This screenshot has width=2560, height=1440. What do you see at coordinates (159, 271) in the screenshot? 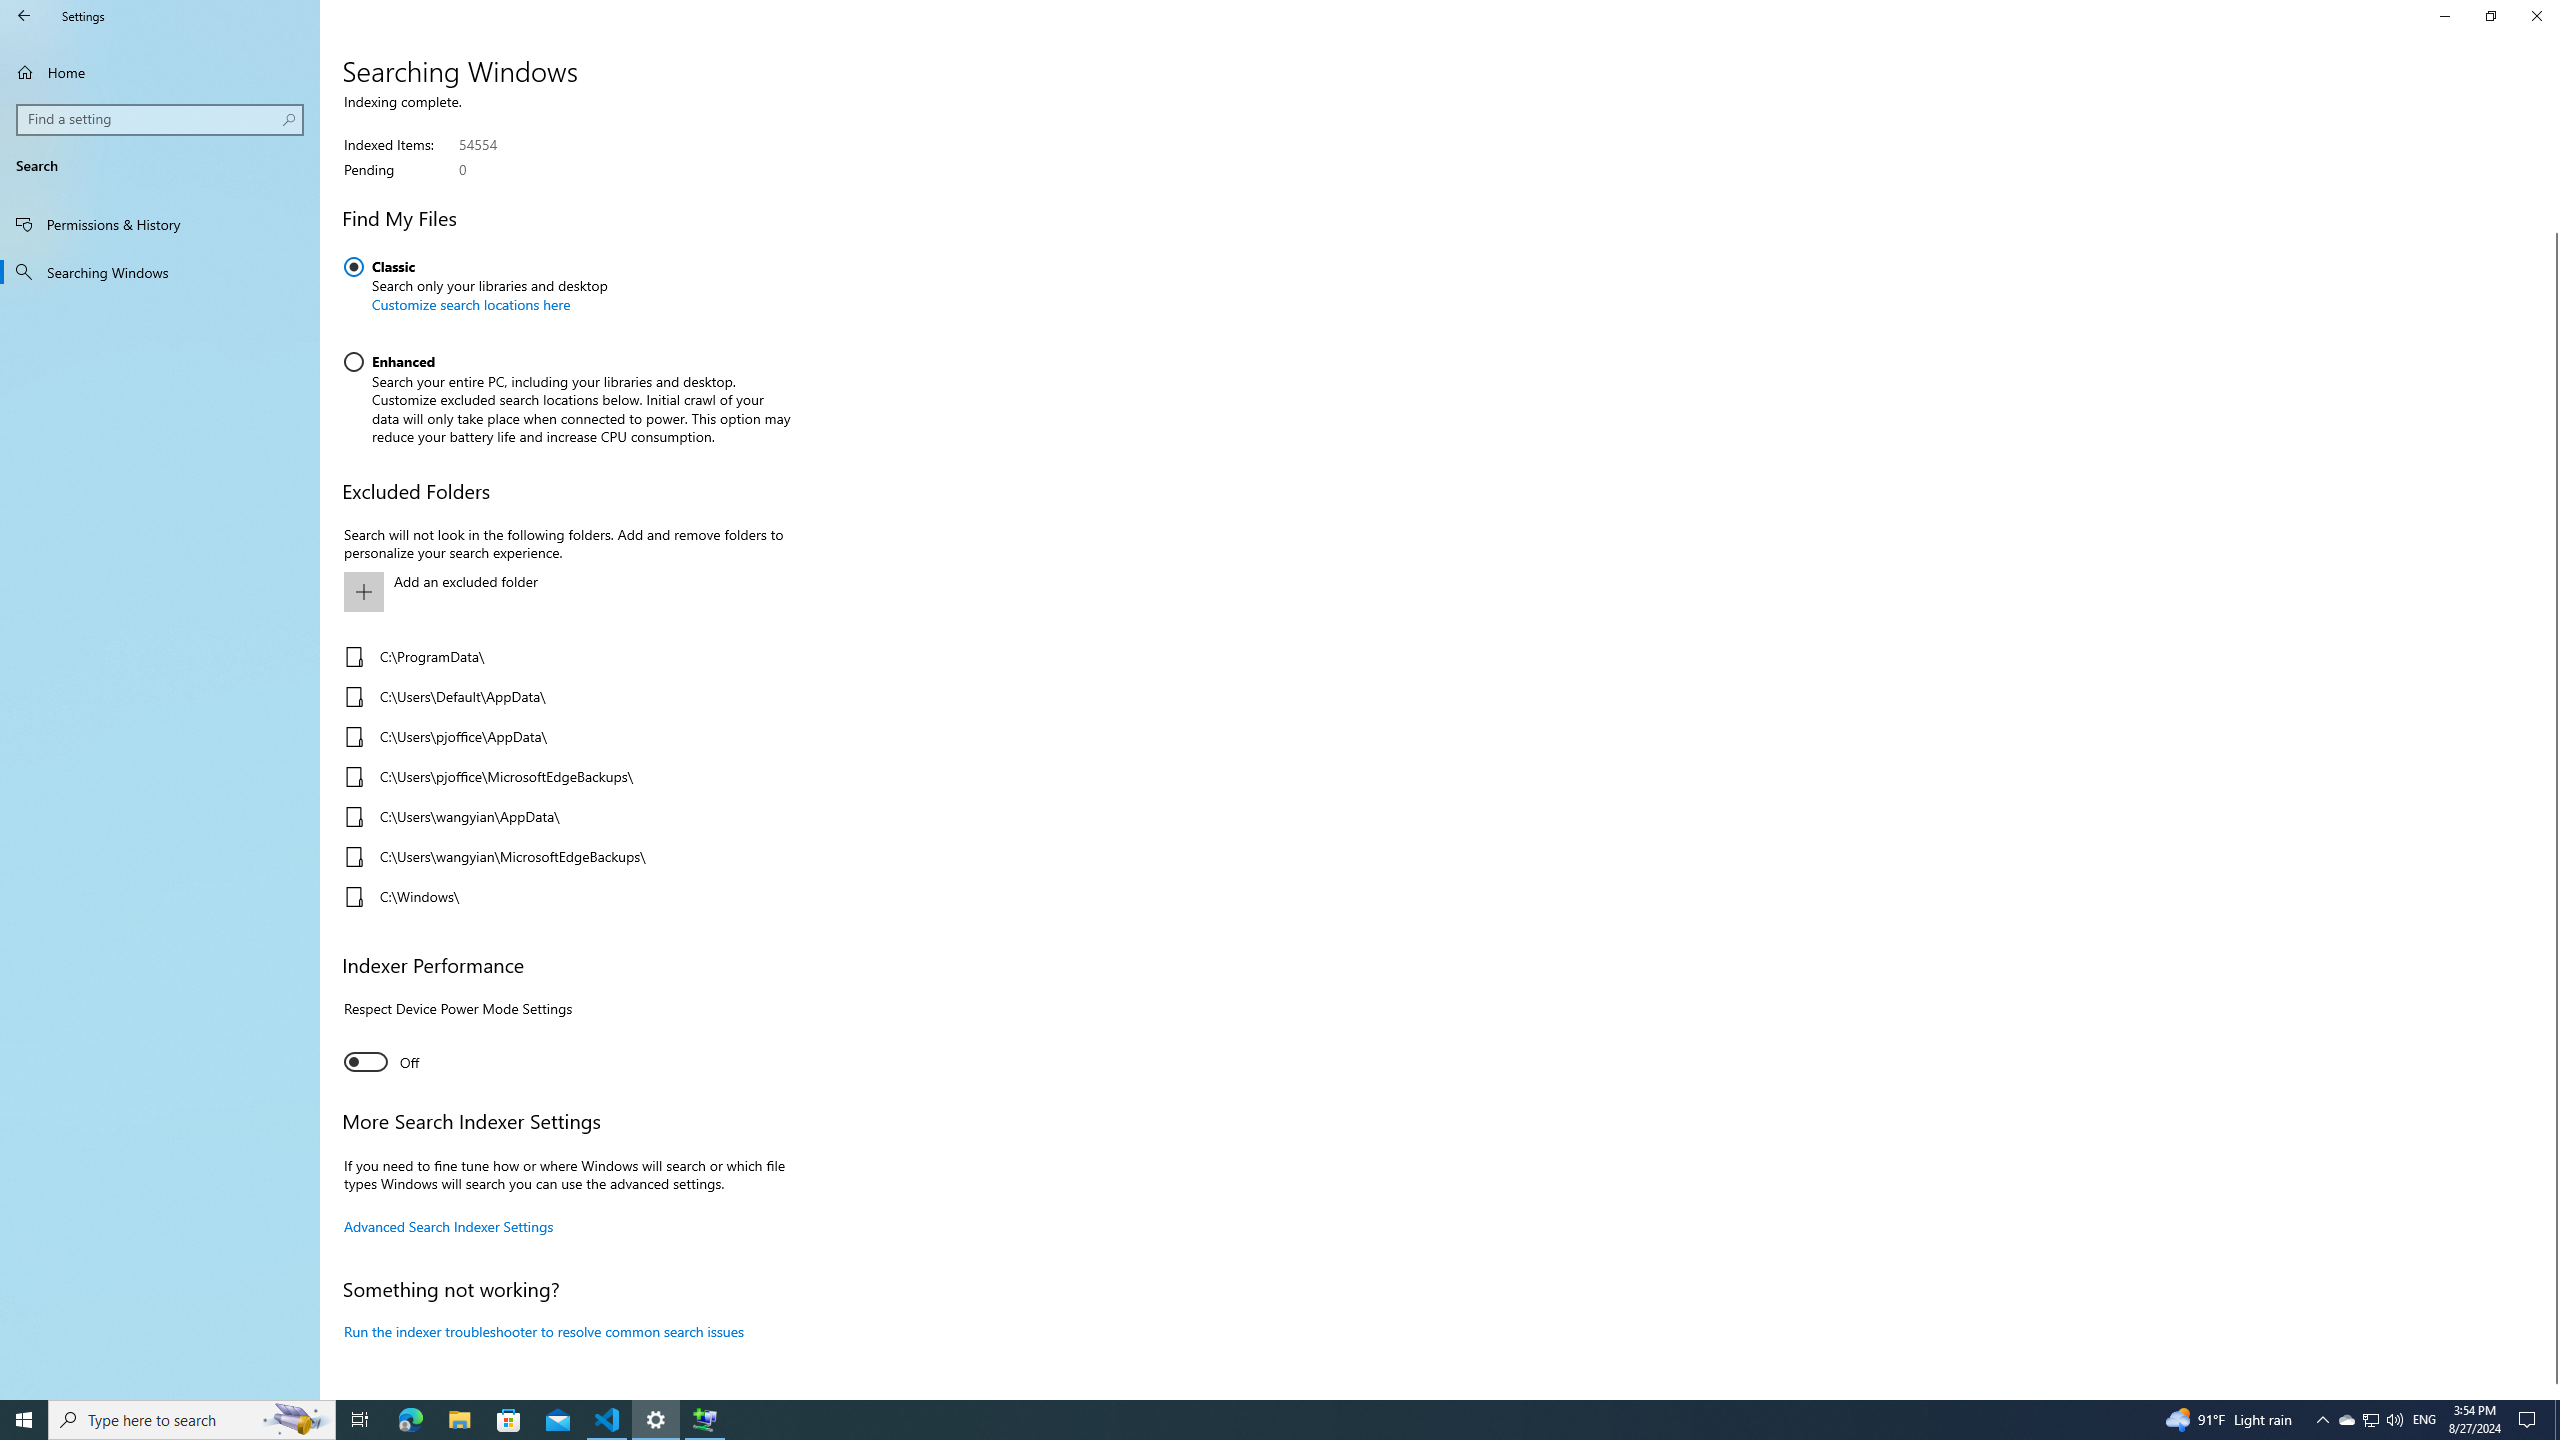
I see `'Searching Windows'` at bounding box center [159, 271].